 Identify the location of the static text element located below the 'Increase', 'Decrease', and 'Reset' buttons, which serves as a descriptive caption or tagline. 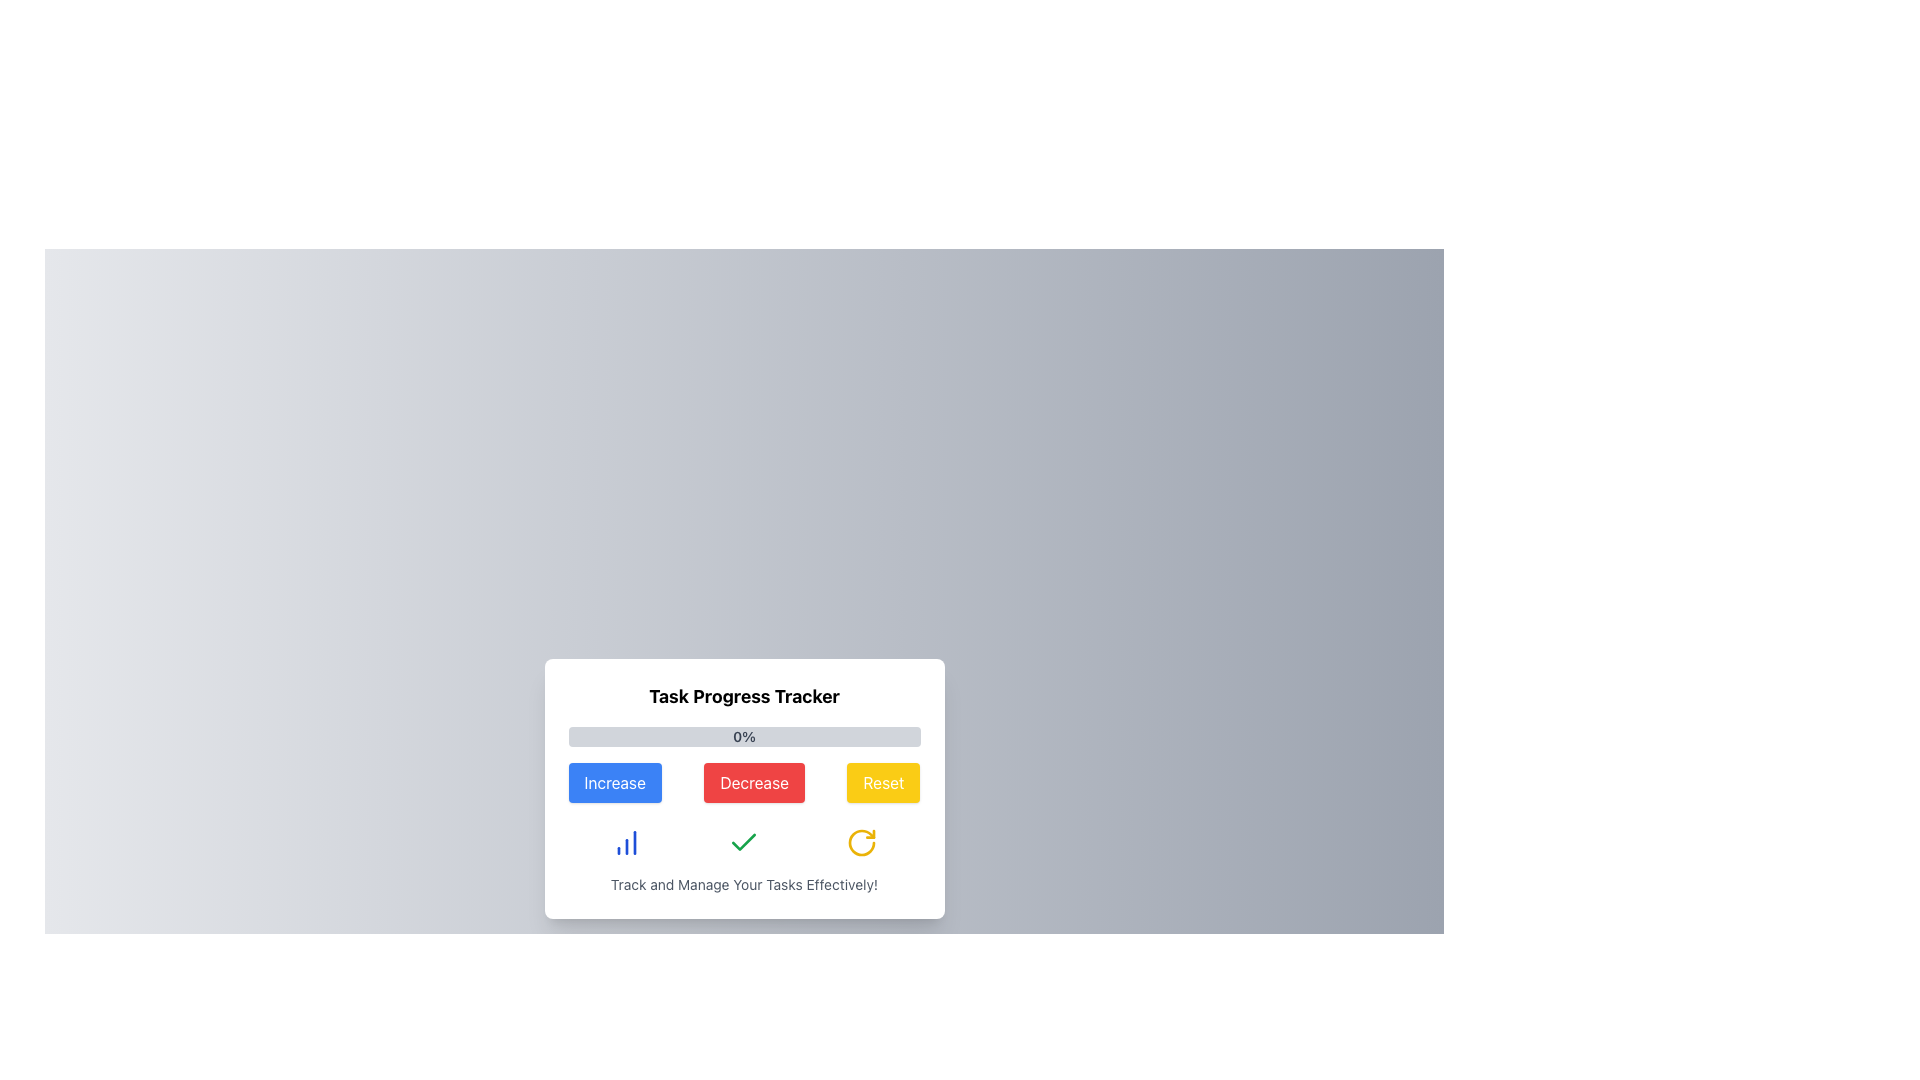
(743, 883).